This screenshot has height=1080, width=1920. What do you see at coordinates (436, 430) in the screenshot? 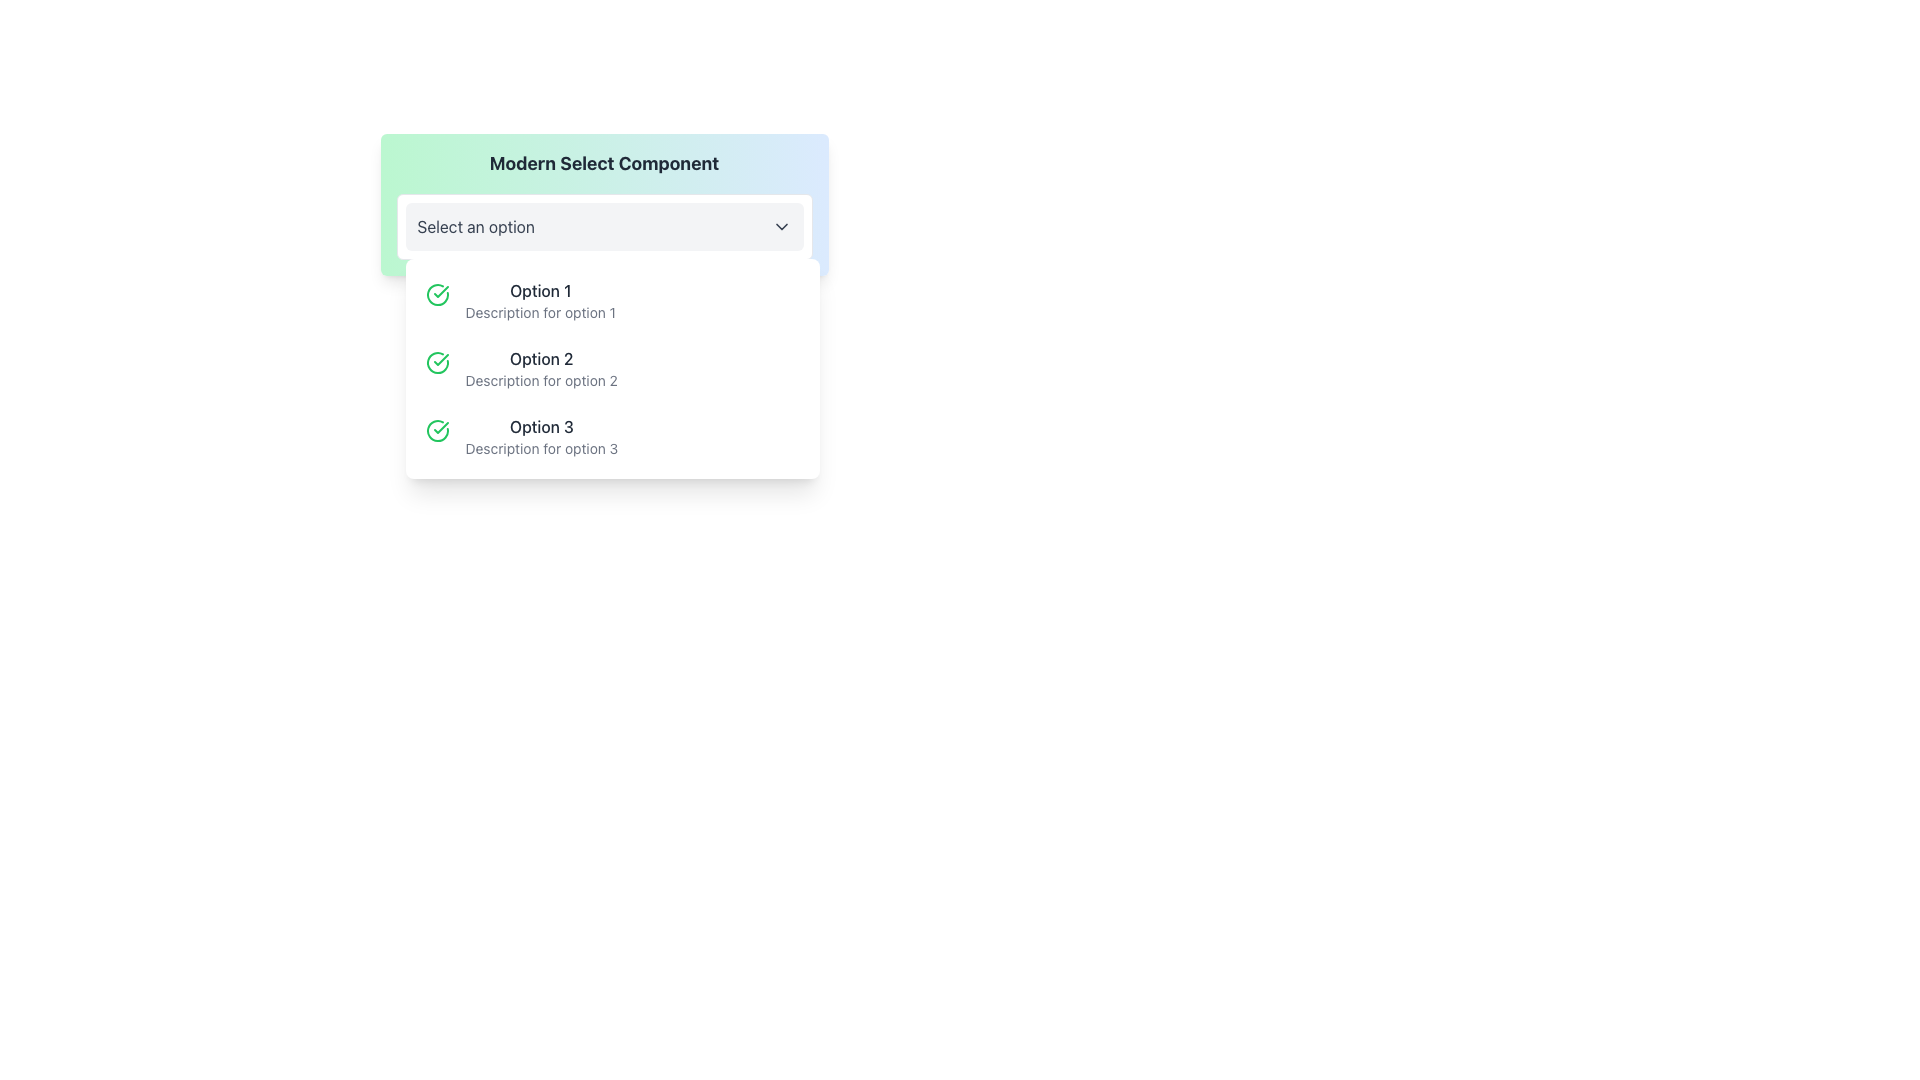
I see `the icon indicator for 'Option 3', which visually confirms that this option is currently selected` at bounding box center [436, 430].